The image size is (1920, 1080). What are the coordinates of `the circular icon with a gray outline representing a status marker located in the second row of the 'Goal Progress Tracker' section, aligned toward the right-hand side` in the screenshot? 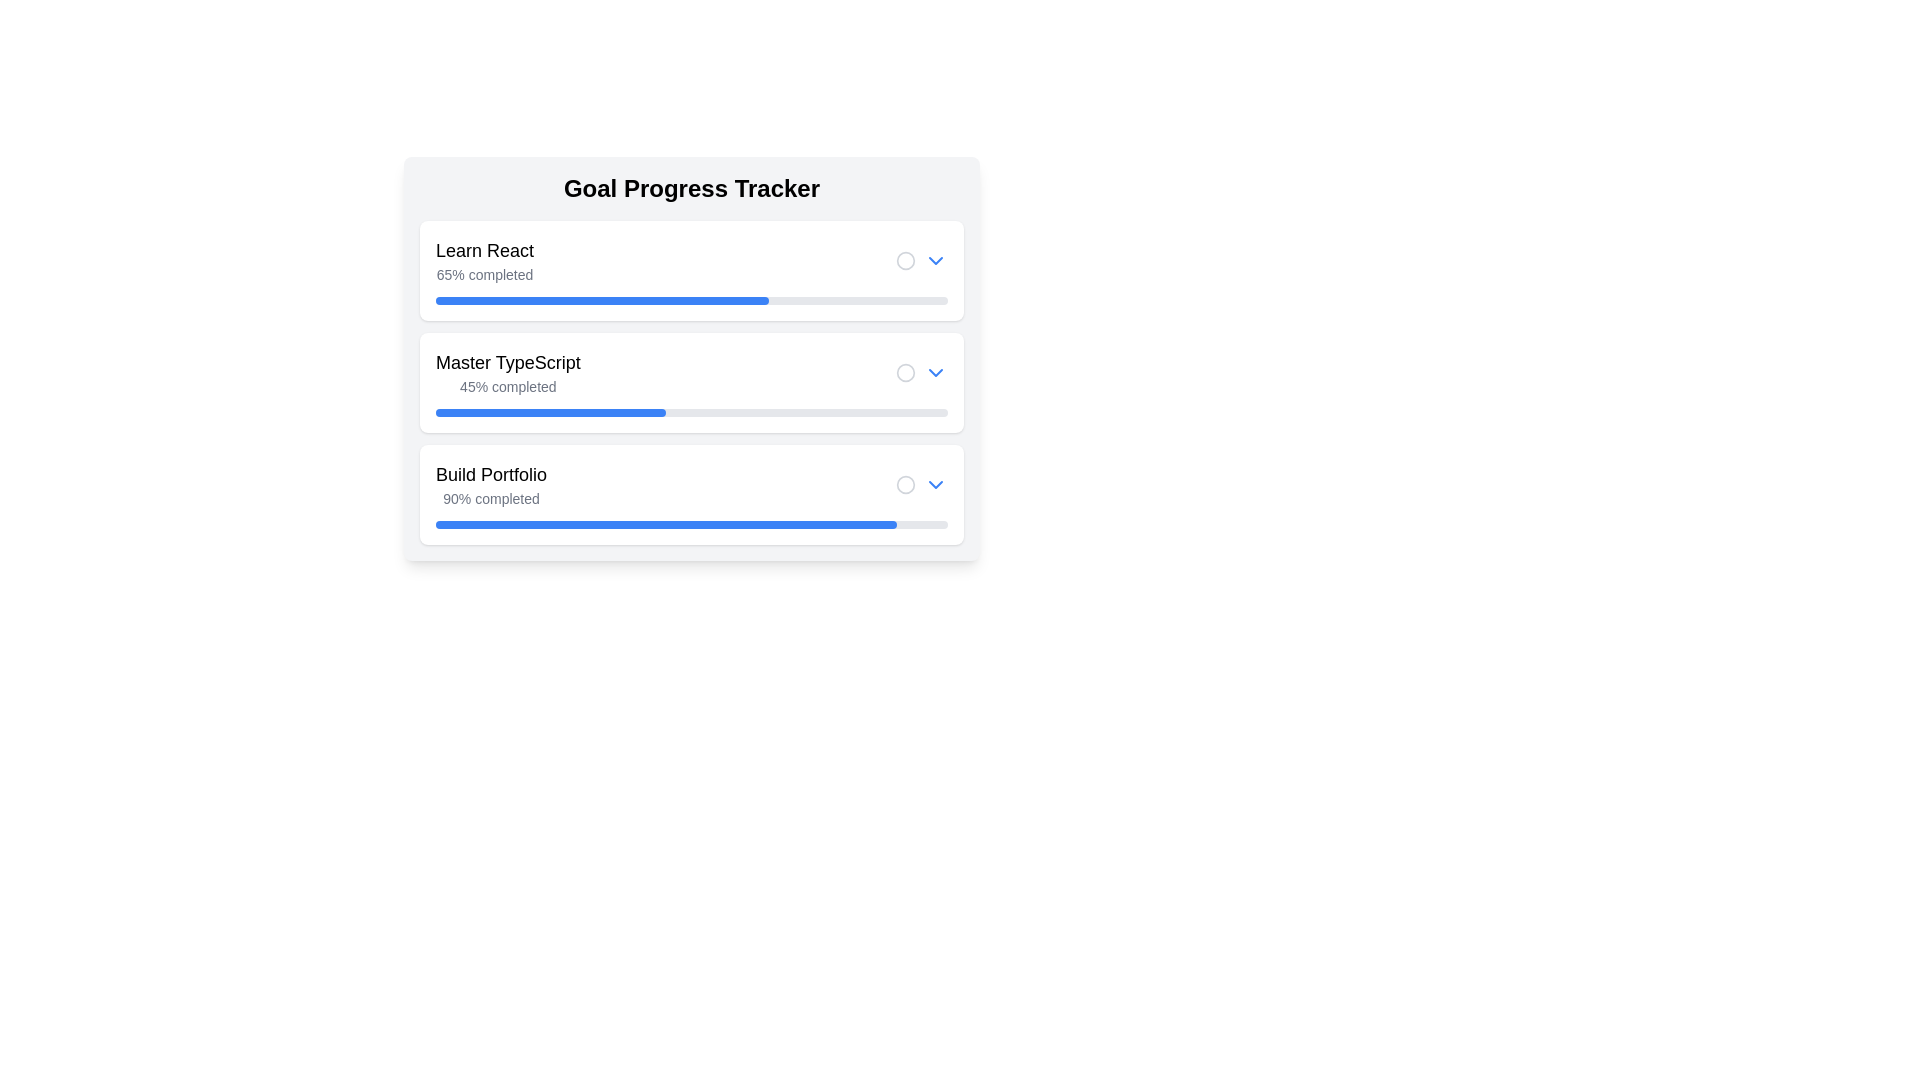 It's located at (905, 373).